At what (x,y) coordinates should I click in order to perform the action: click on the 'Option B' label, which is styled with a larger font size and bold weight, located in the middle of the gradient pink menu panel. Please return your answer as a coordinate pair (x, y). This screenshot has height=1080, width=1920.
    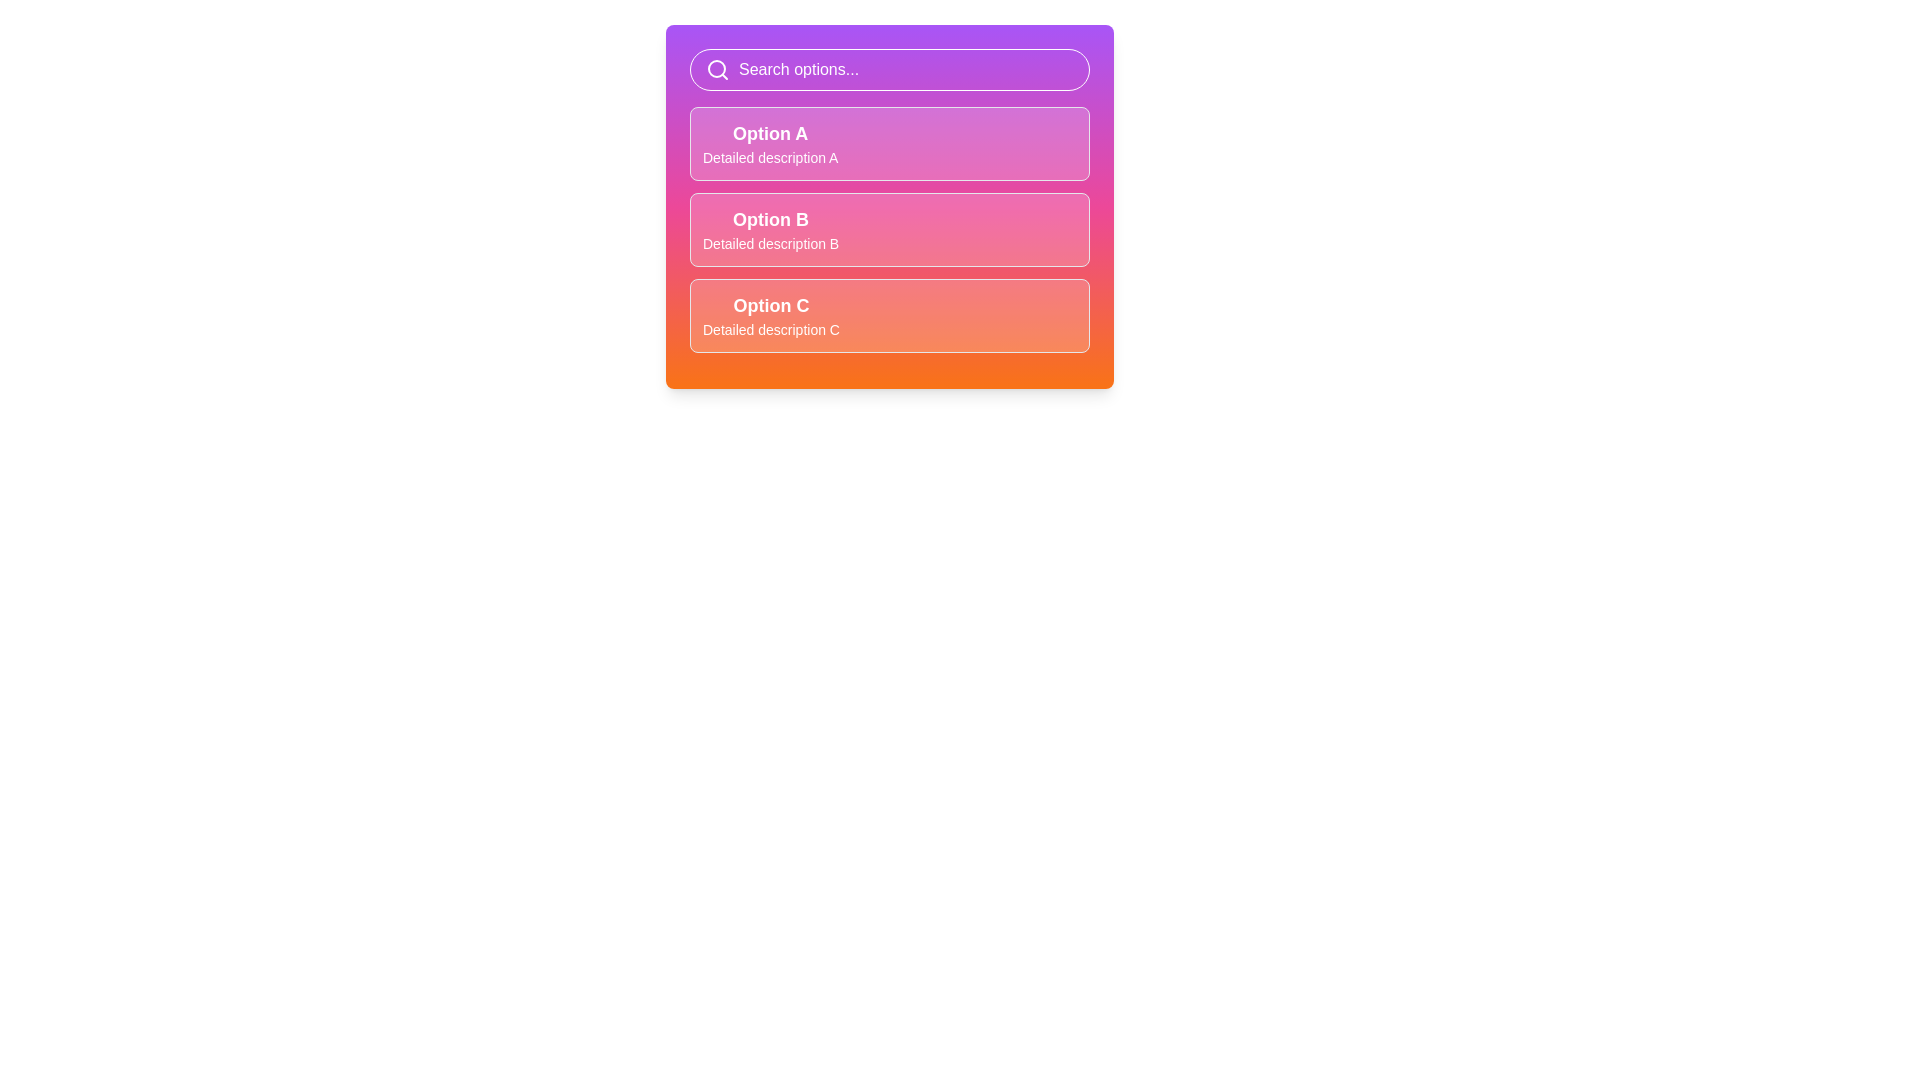
    Looking at the image, I should click on (770, 219).